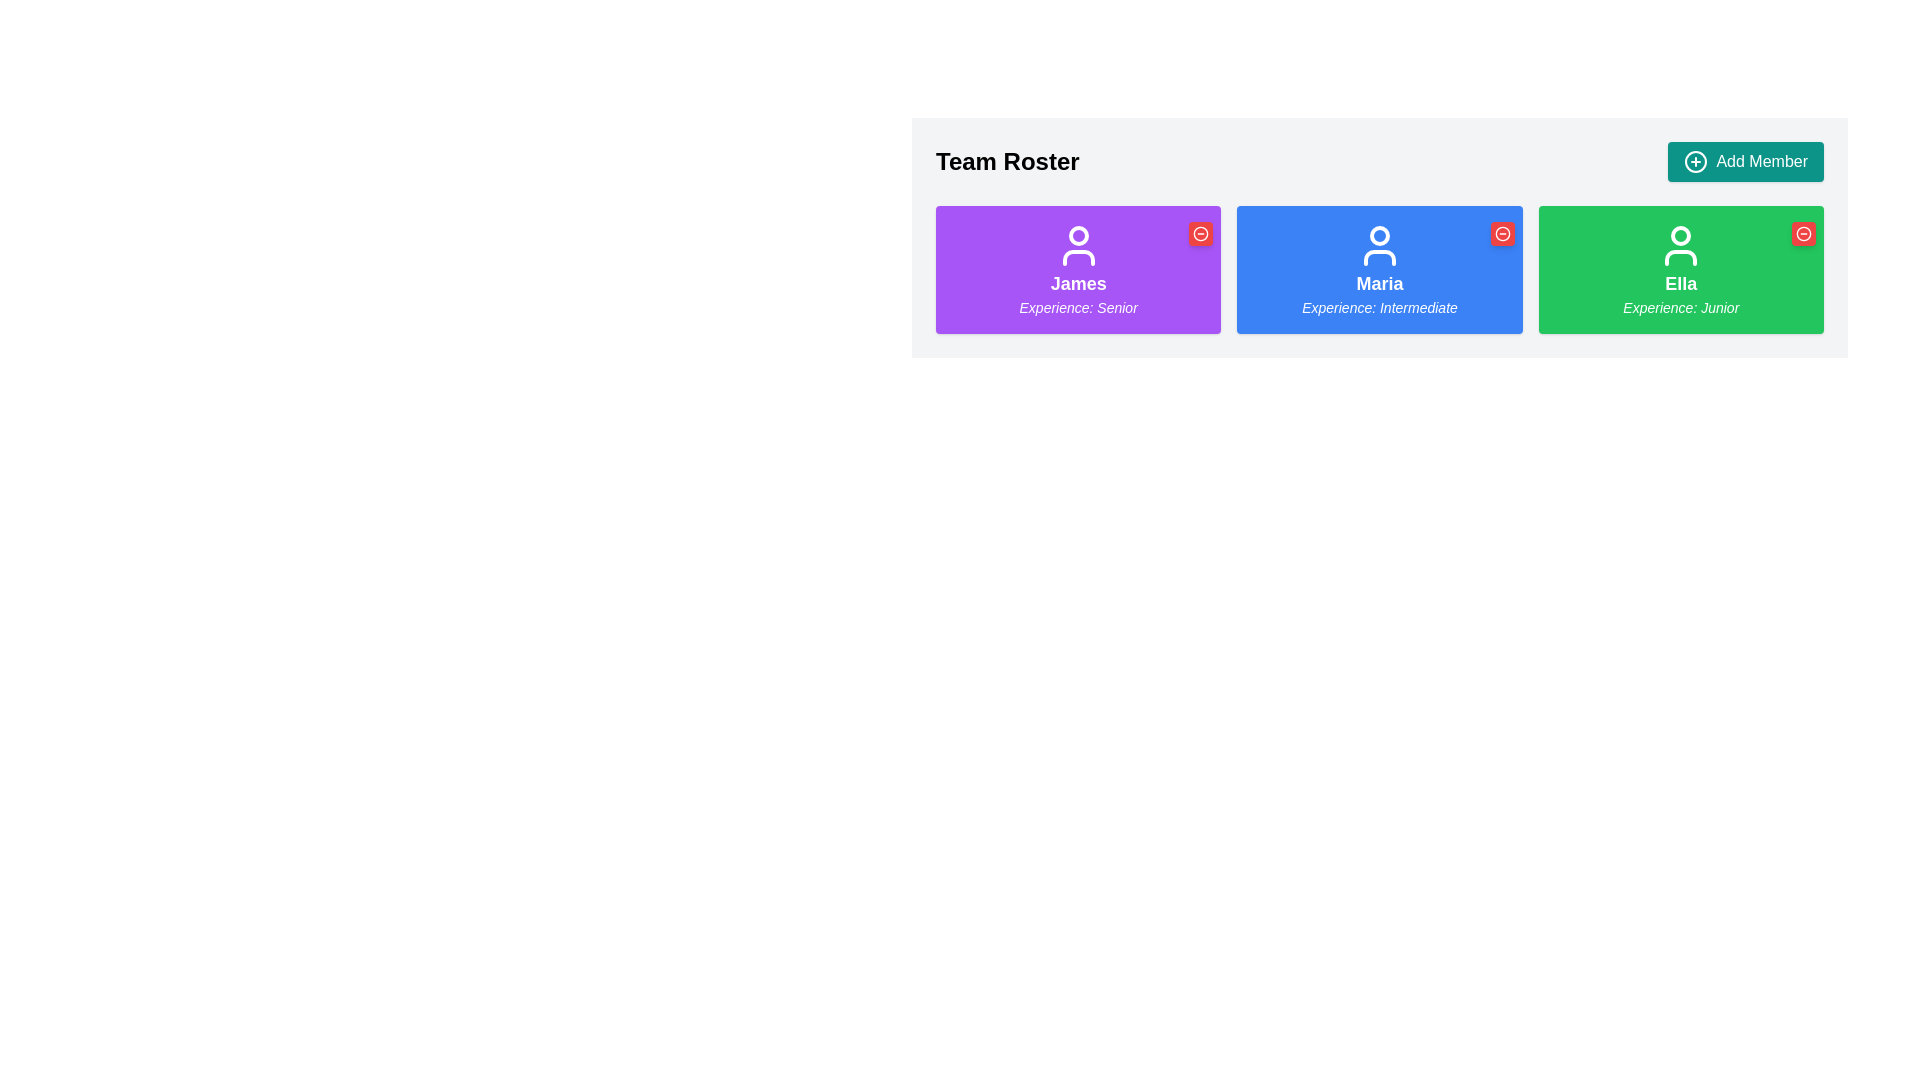  I want to click on the text label named 'Ella' that is located in the rightmost user profile card under the 'Team Roster' section, positioned below the user icon and above the subtitle 'Experience: Junior', so click(1680, 284).